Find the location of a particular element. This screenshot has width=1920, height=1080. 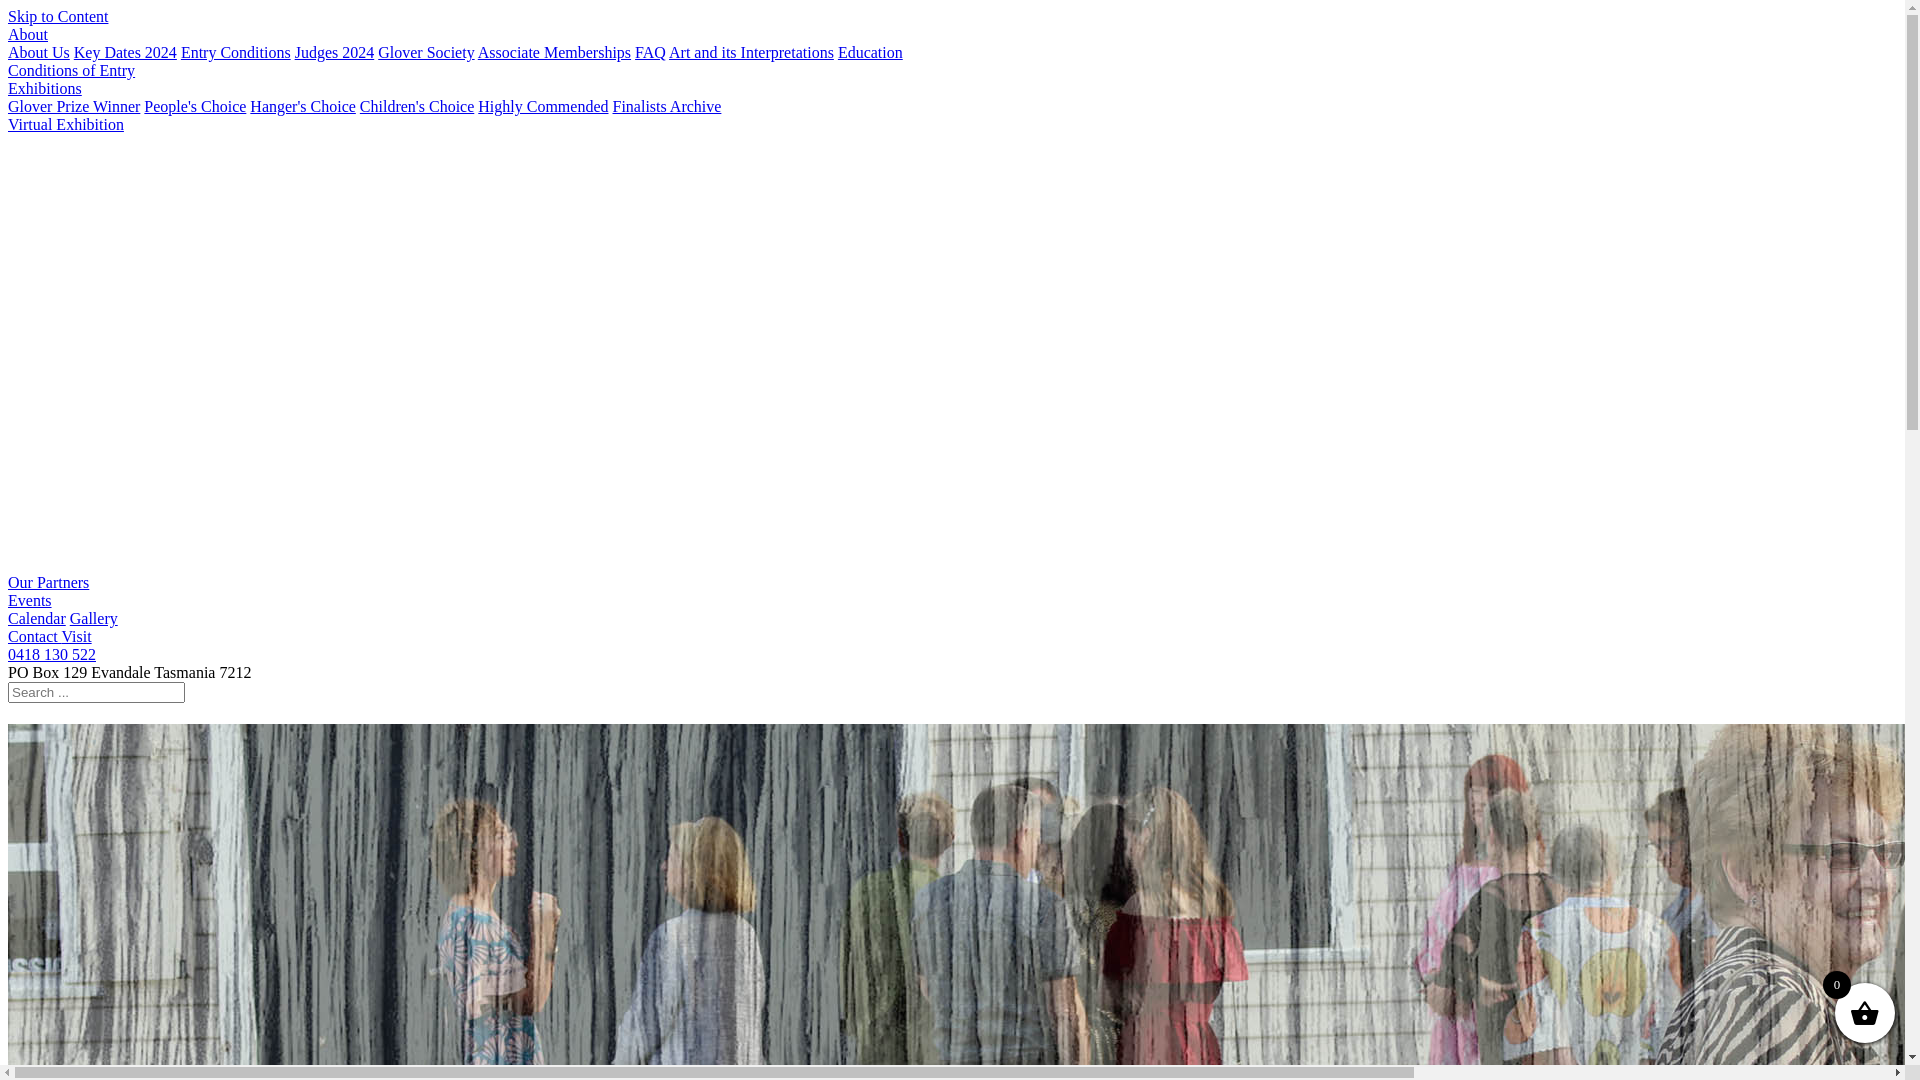

'Finalists Archive' is located at coordinates (666, 106).